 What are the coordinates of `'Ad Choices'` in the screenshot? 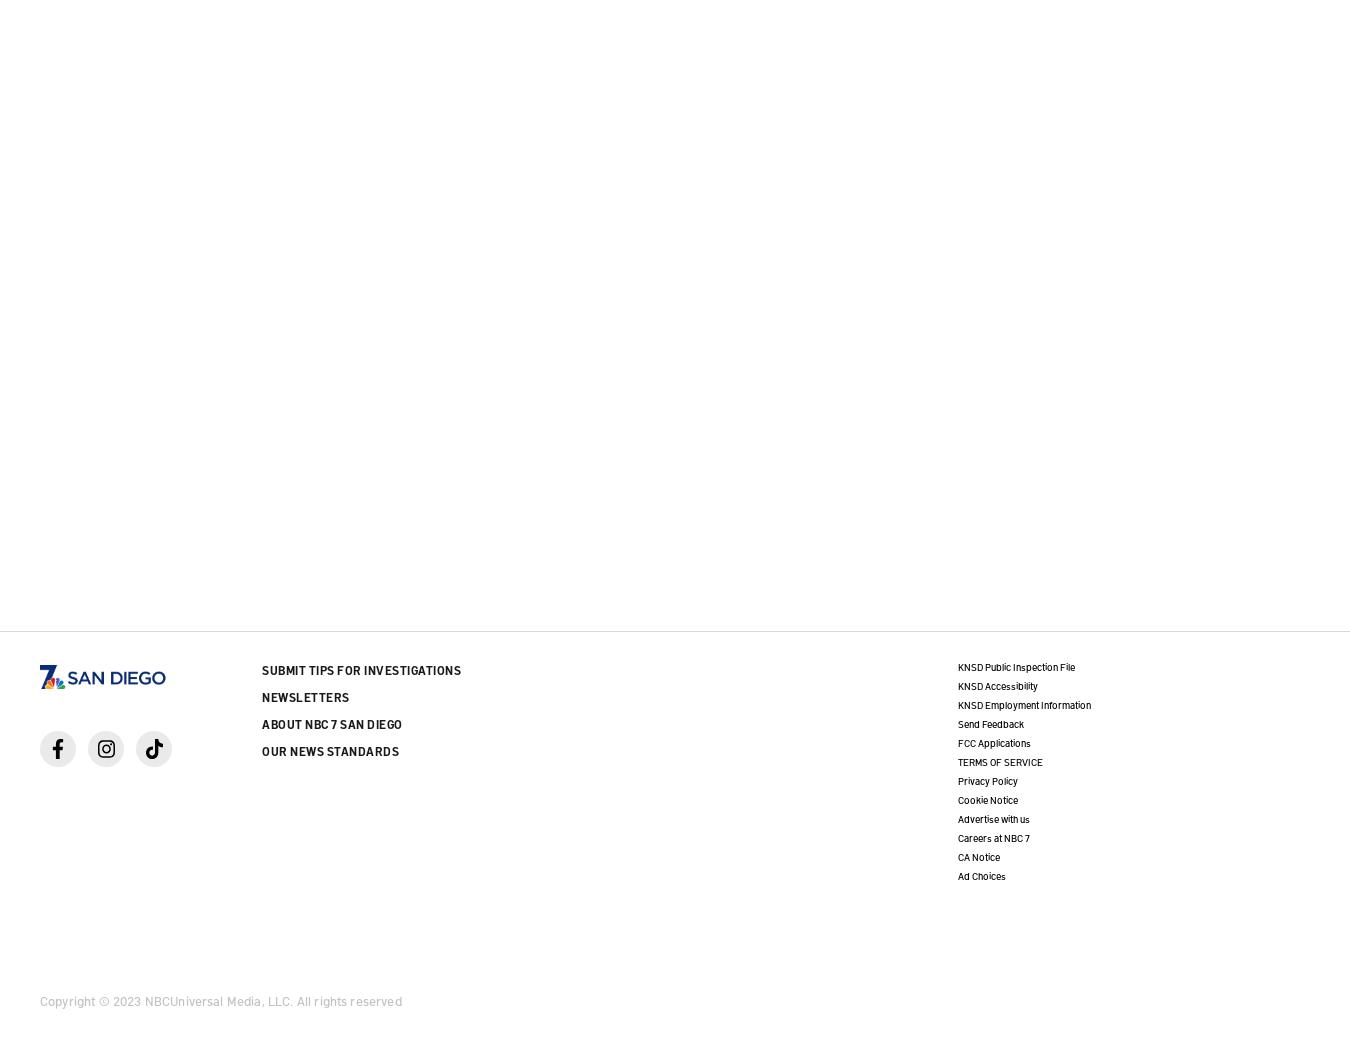 It's located at (980, 874).